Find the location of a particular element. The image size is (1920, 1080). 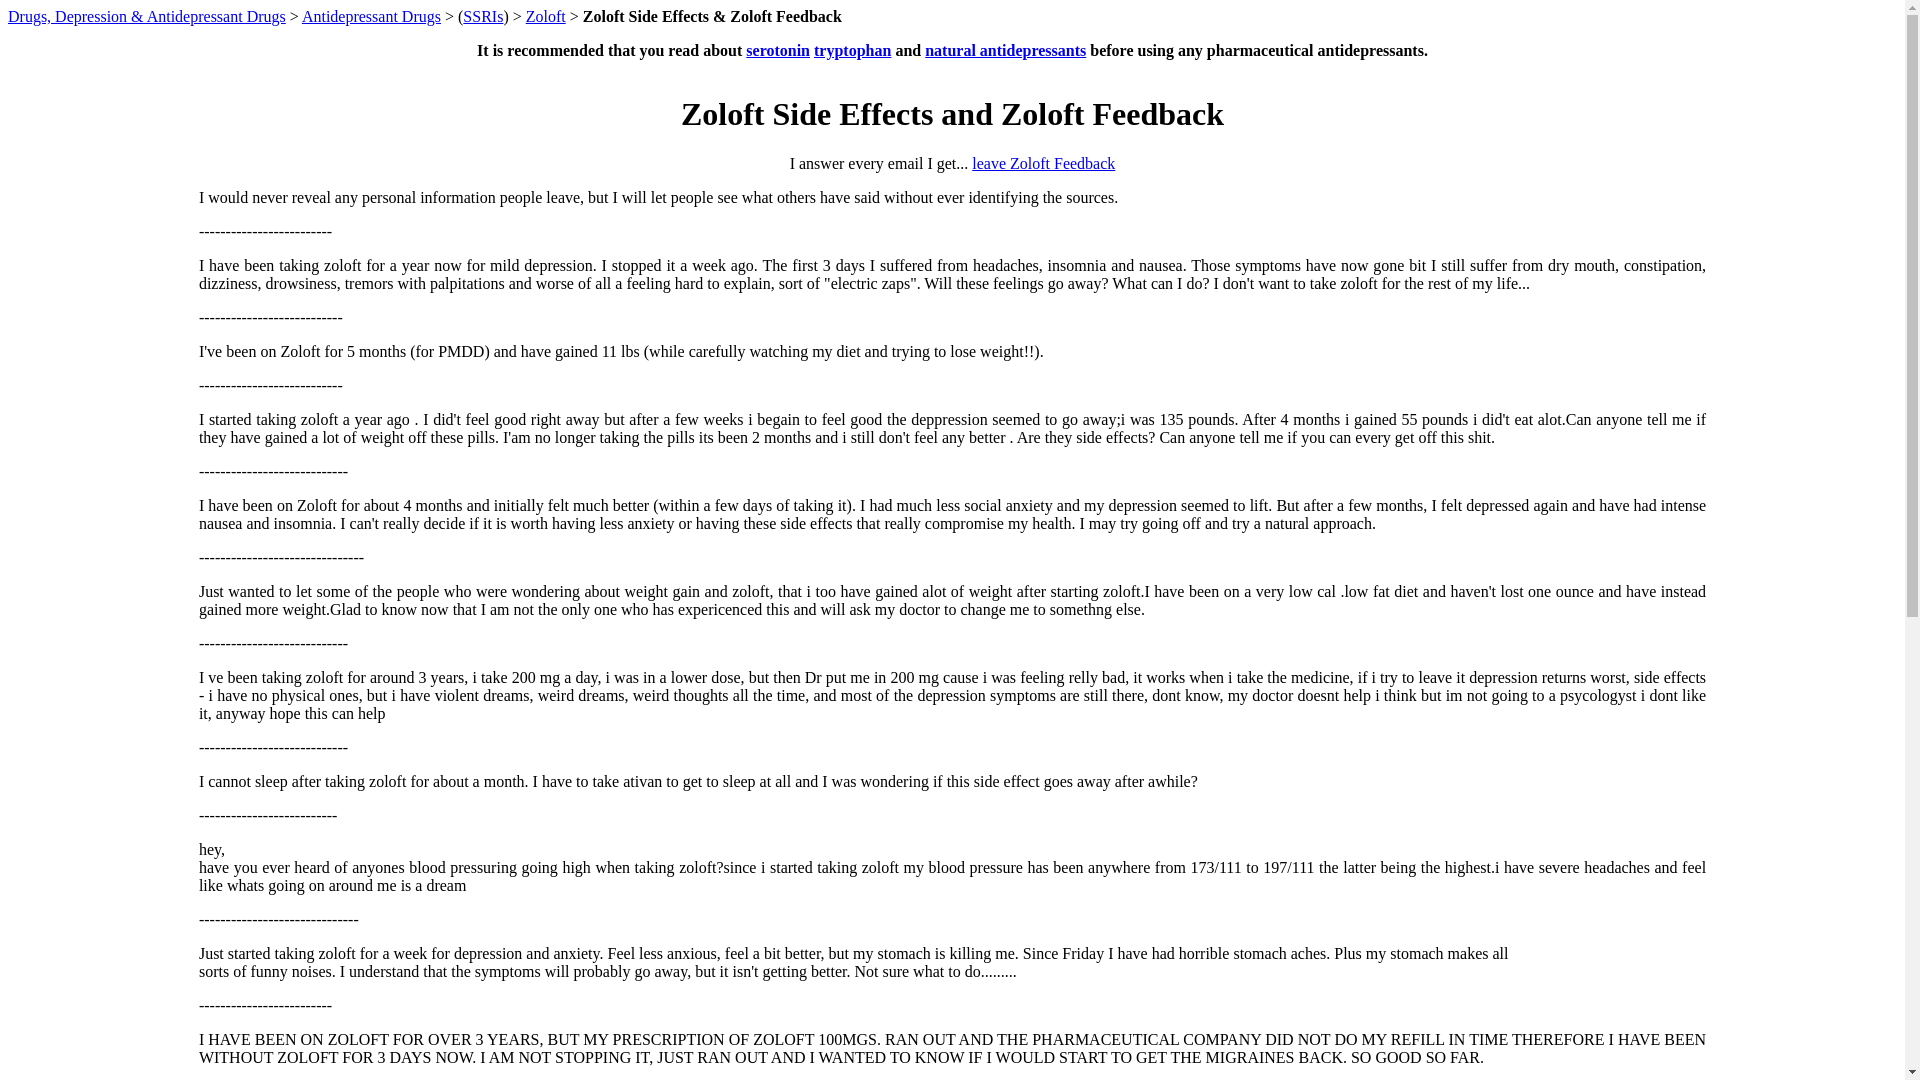

'Antidepressant Drugs' is located at coordinates (371, 16).